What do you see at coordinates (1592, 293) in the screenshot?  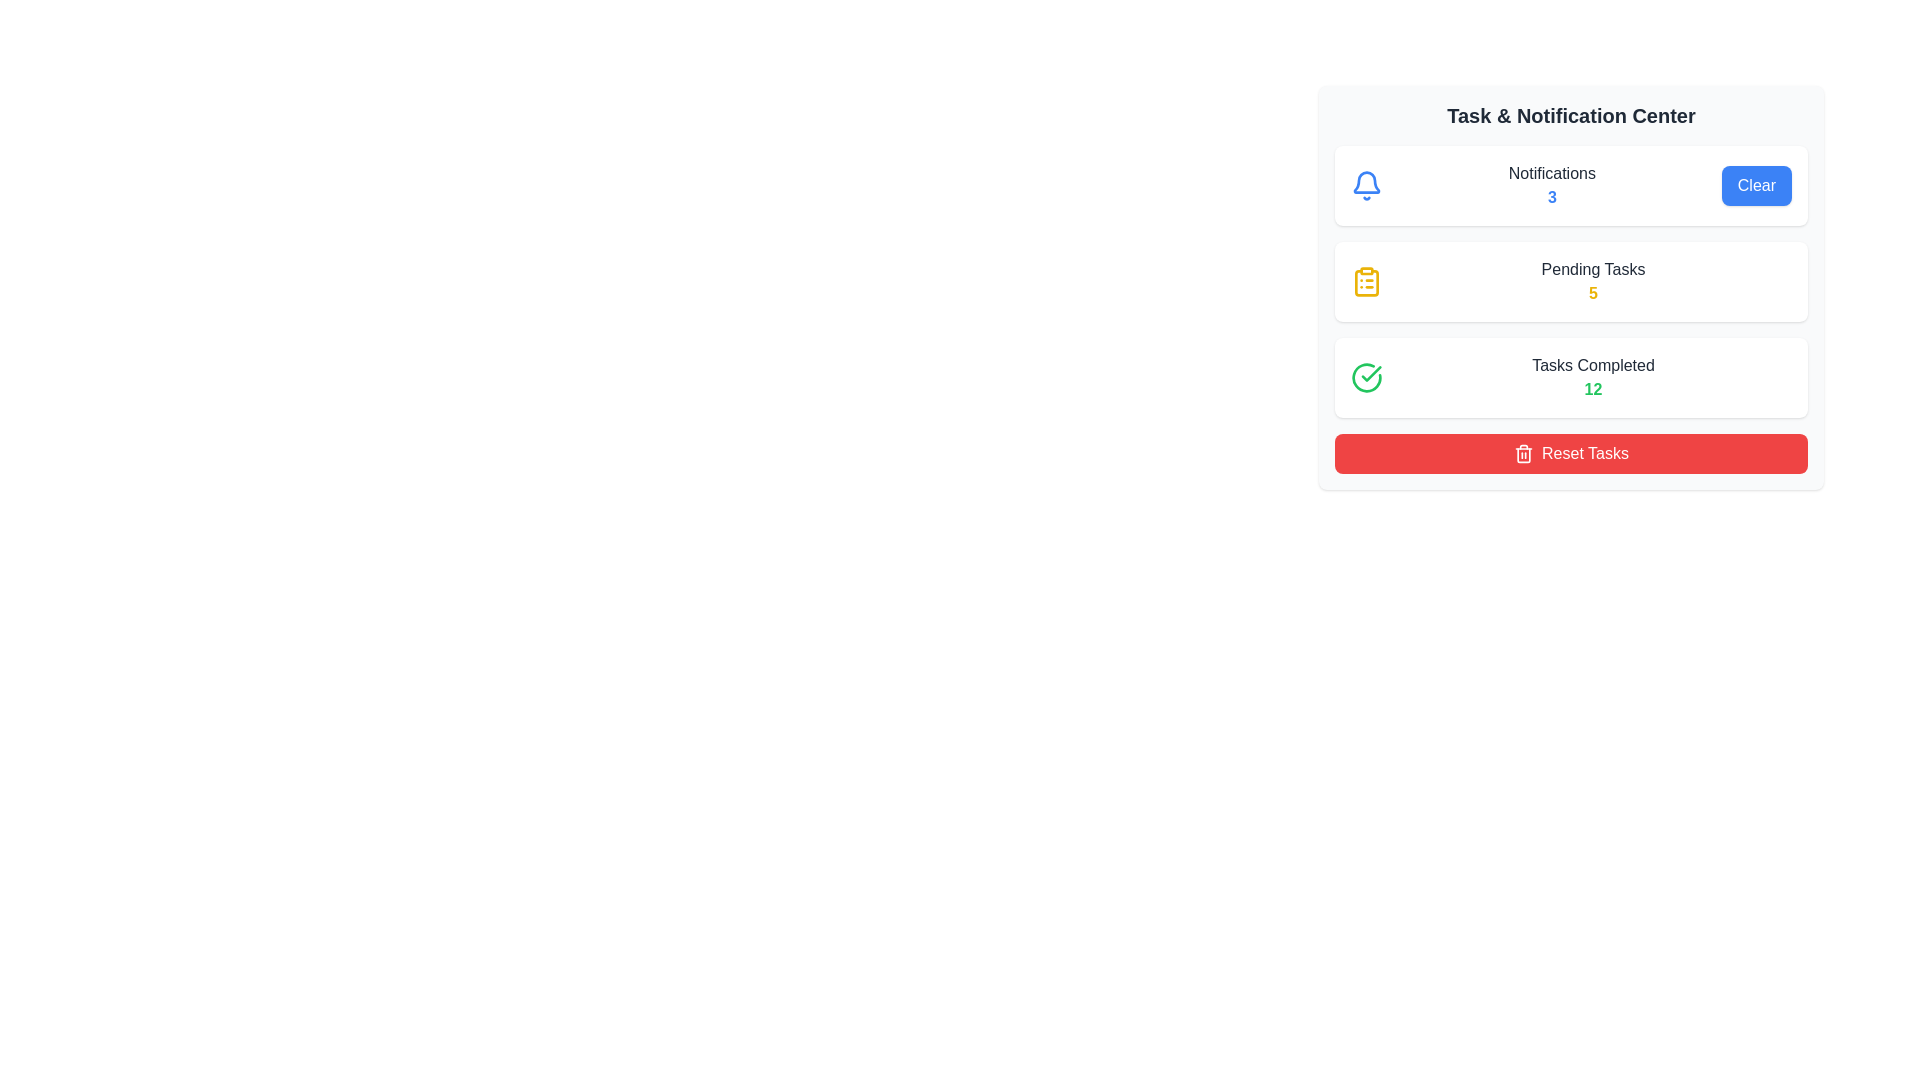 I see `the Text Label that visually represents the quantity of pending tasks in the 'Pending Tasks' section, positioned immediately to the right of 'Pending Tasks'` at bounding box center [1592, 293].